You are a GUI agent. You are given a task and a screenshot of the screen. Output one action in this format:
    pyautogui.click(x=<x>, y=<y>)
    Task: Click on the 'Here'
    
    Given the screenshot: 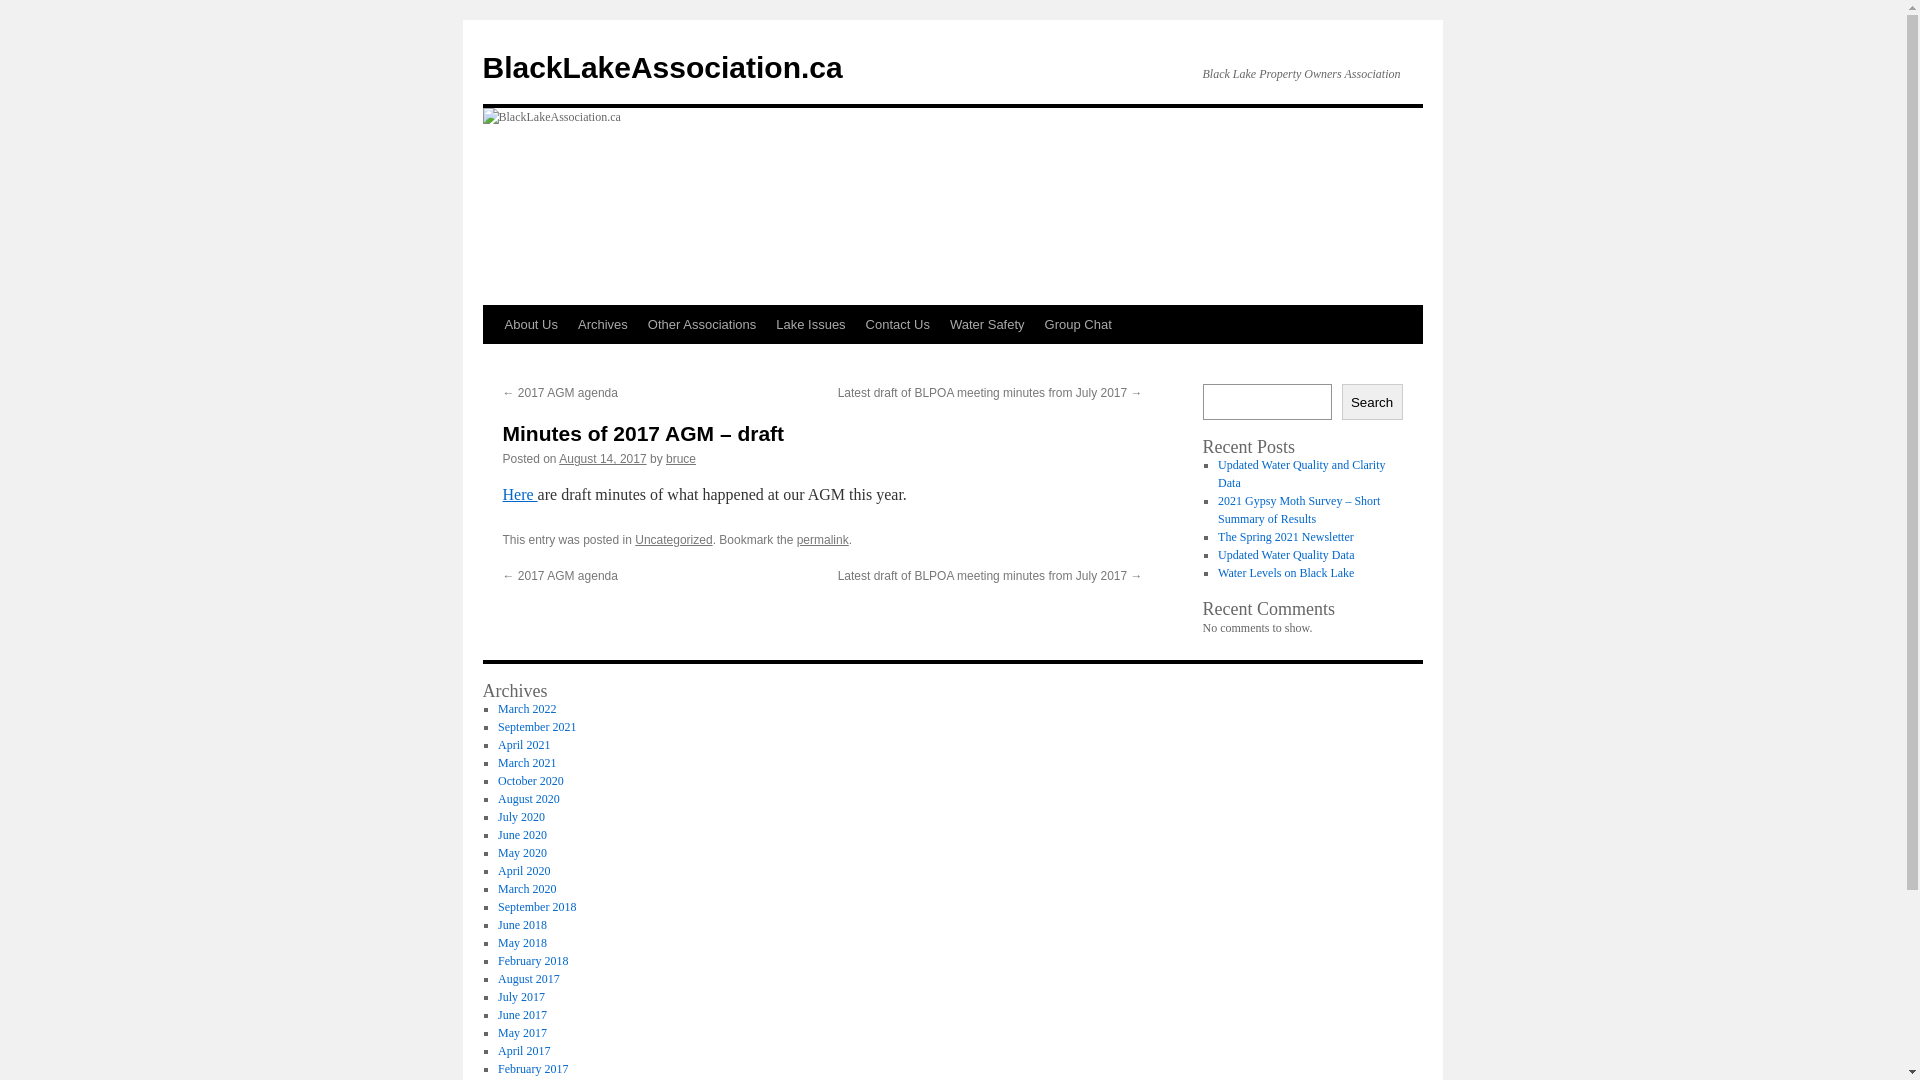 What is the action you would take?
    pyautogui.click(x=502, y=494)
    